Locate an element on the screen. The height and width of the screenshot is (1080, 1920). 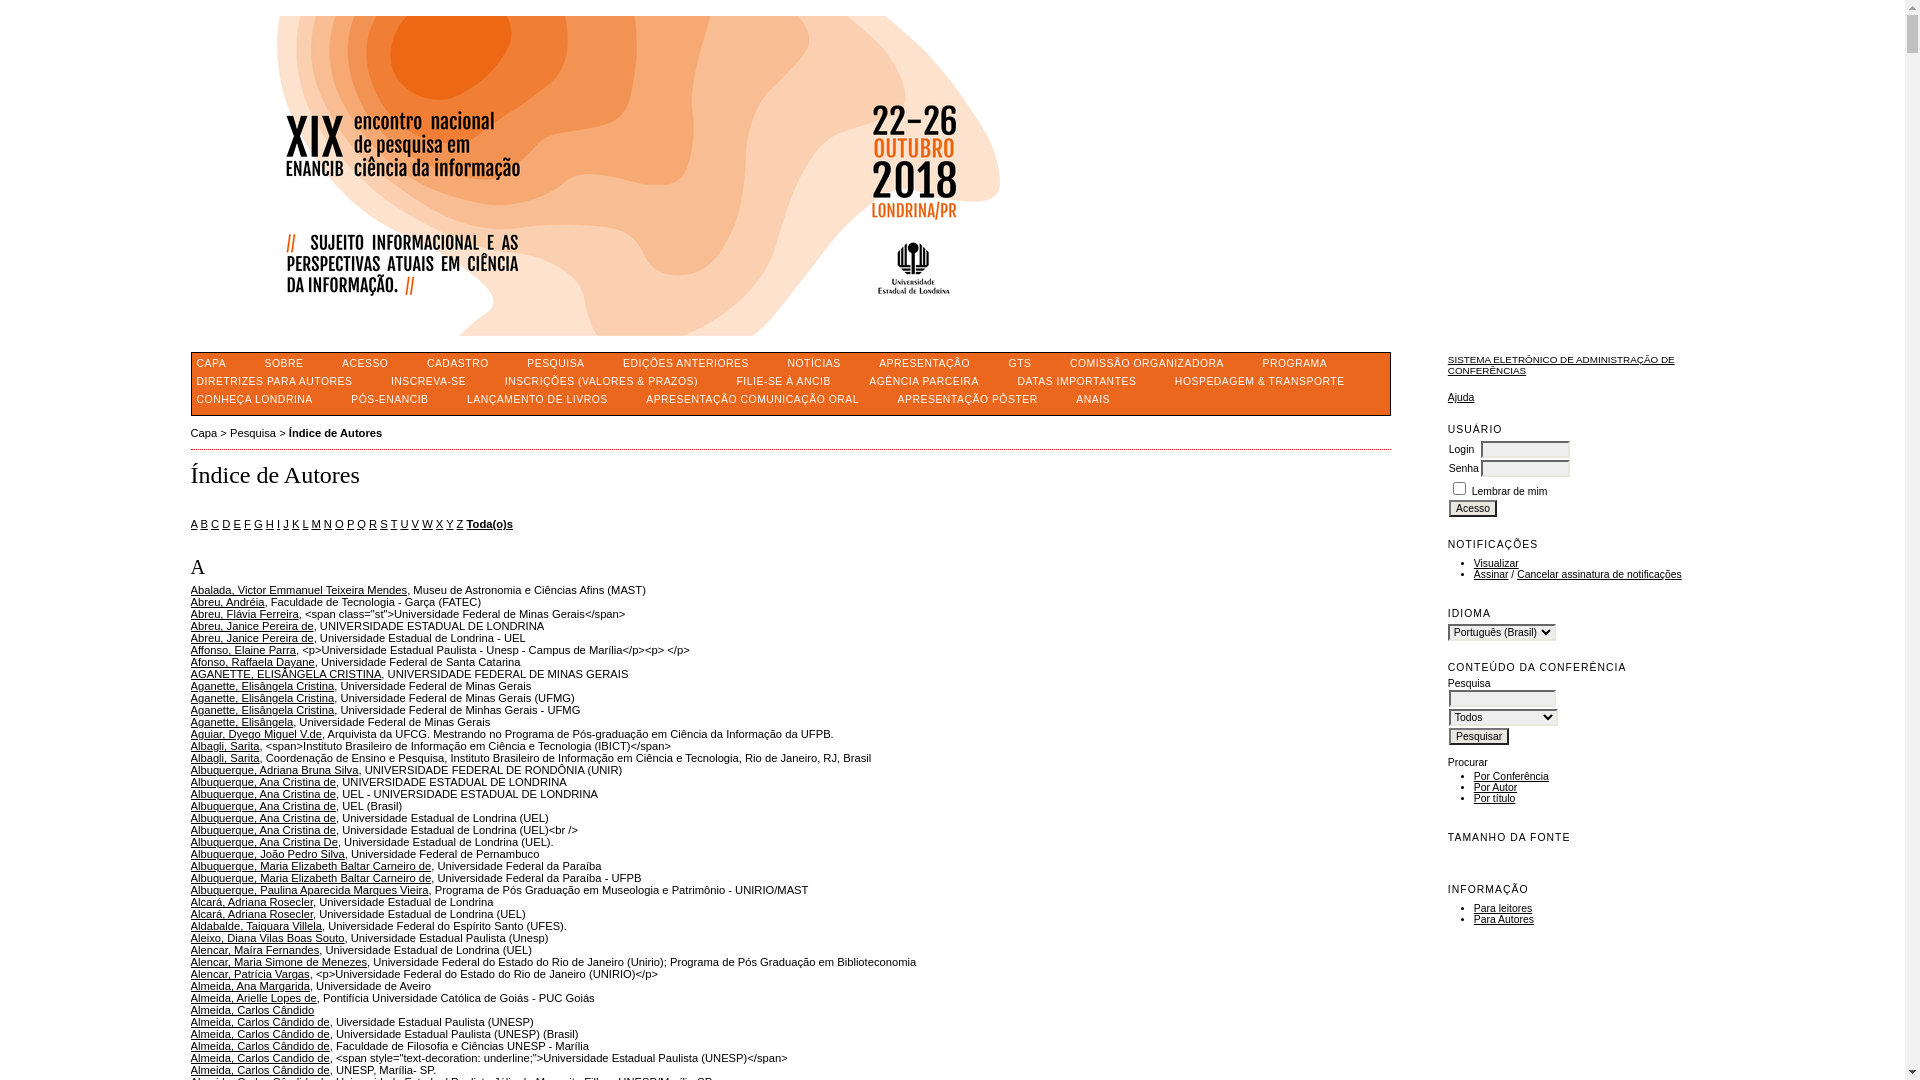
'Z' is located at coordinates (459, 523).